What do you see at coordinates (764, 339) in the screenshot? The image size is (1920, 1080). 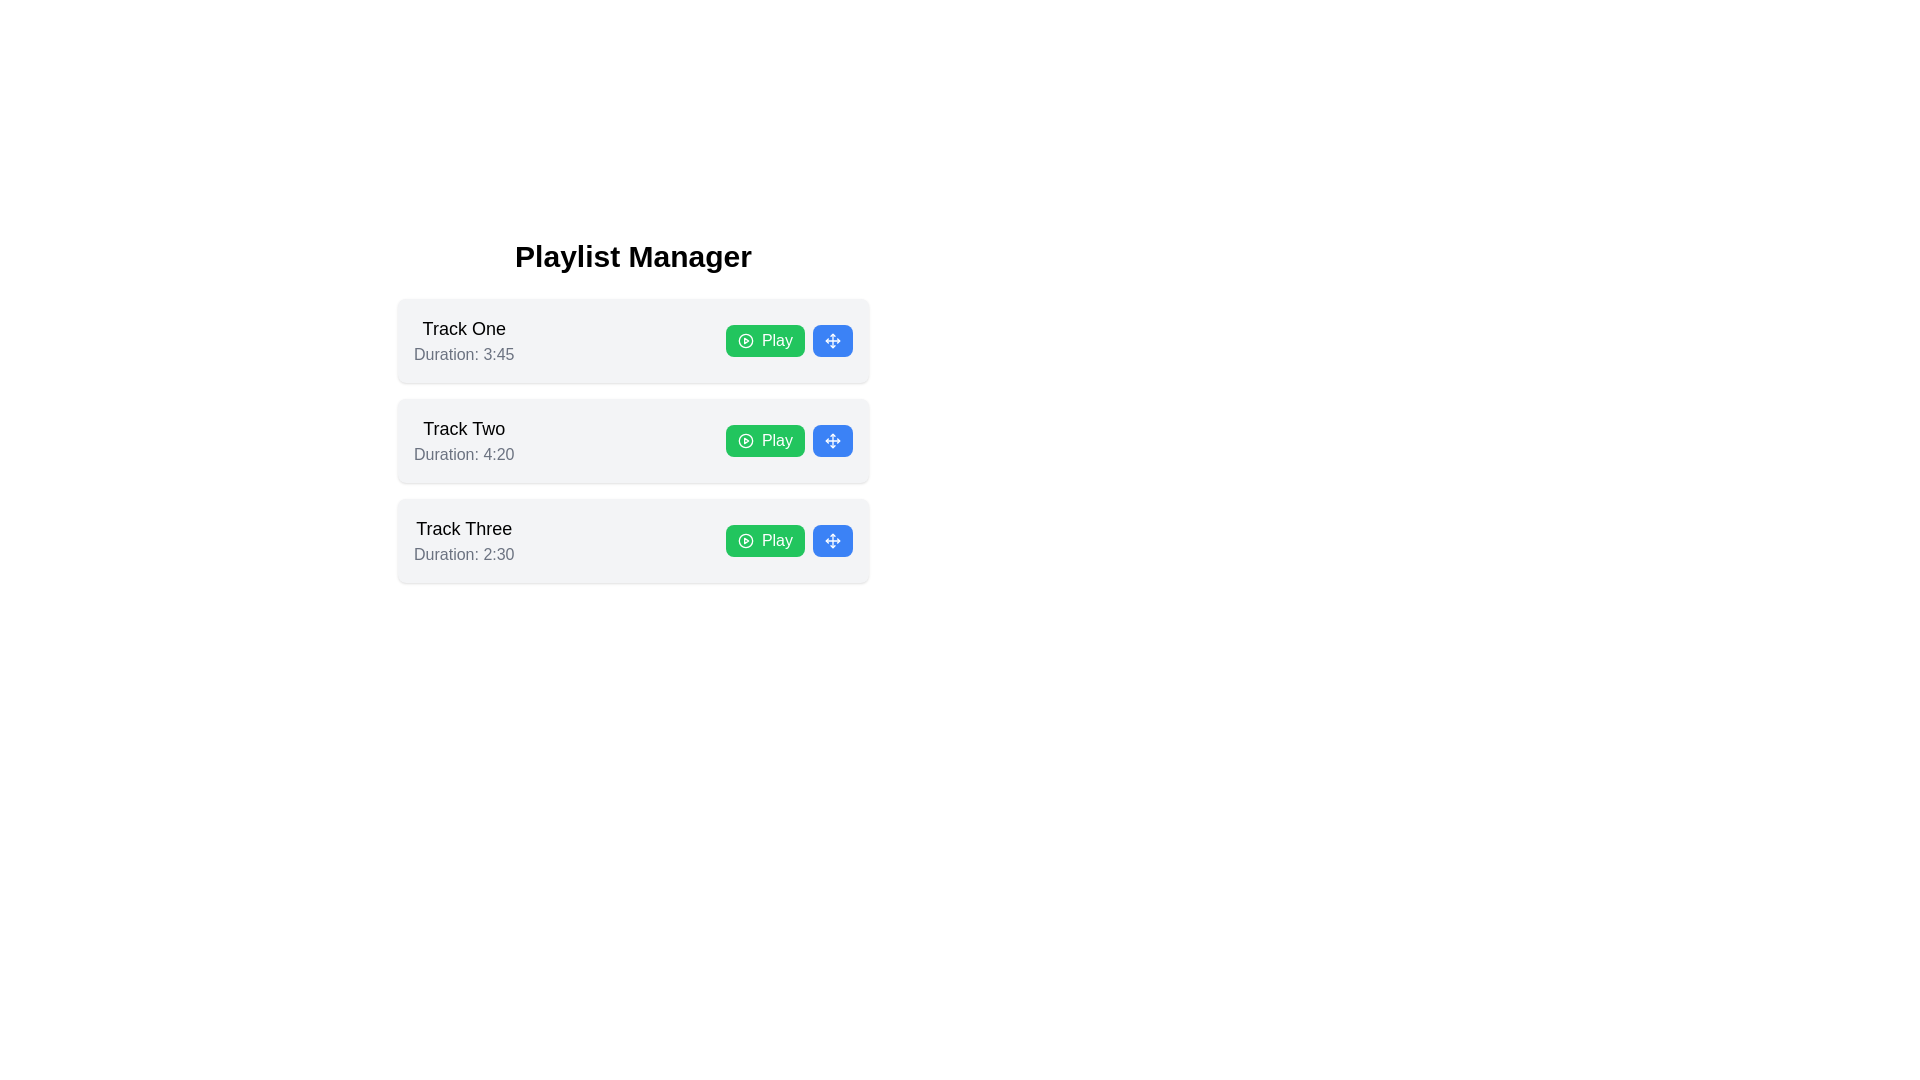 I see `the green 'Play' button with a white circular play icon located under the 'Track One' section in the playlist manager interface` at bounding box center [764, 339].